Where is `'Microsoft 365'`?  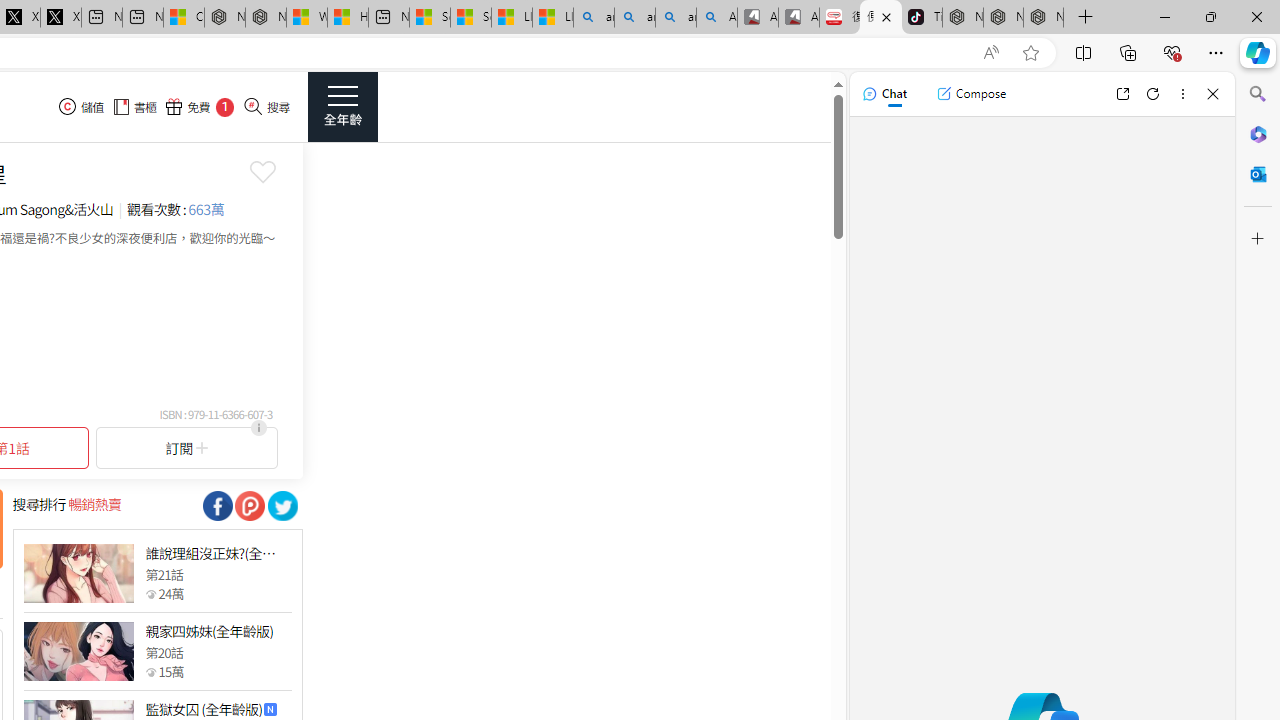 'Microsoft 365' is located at coordinates (1257, 133).